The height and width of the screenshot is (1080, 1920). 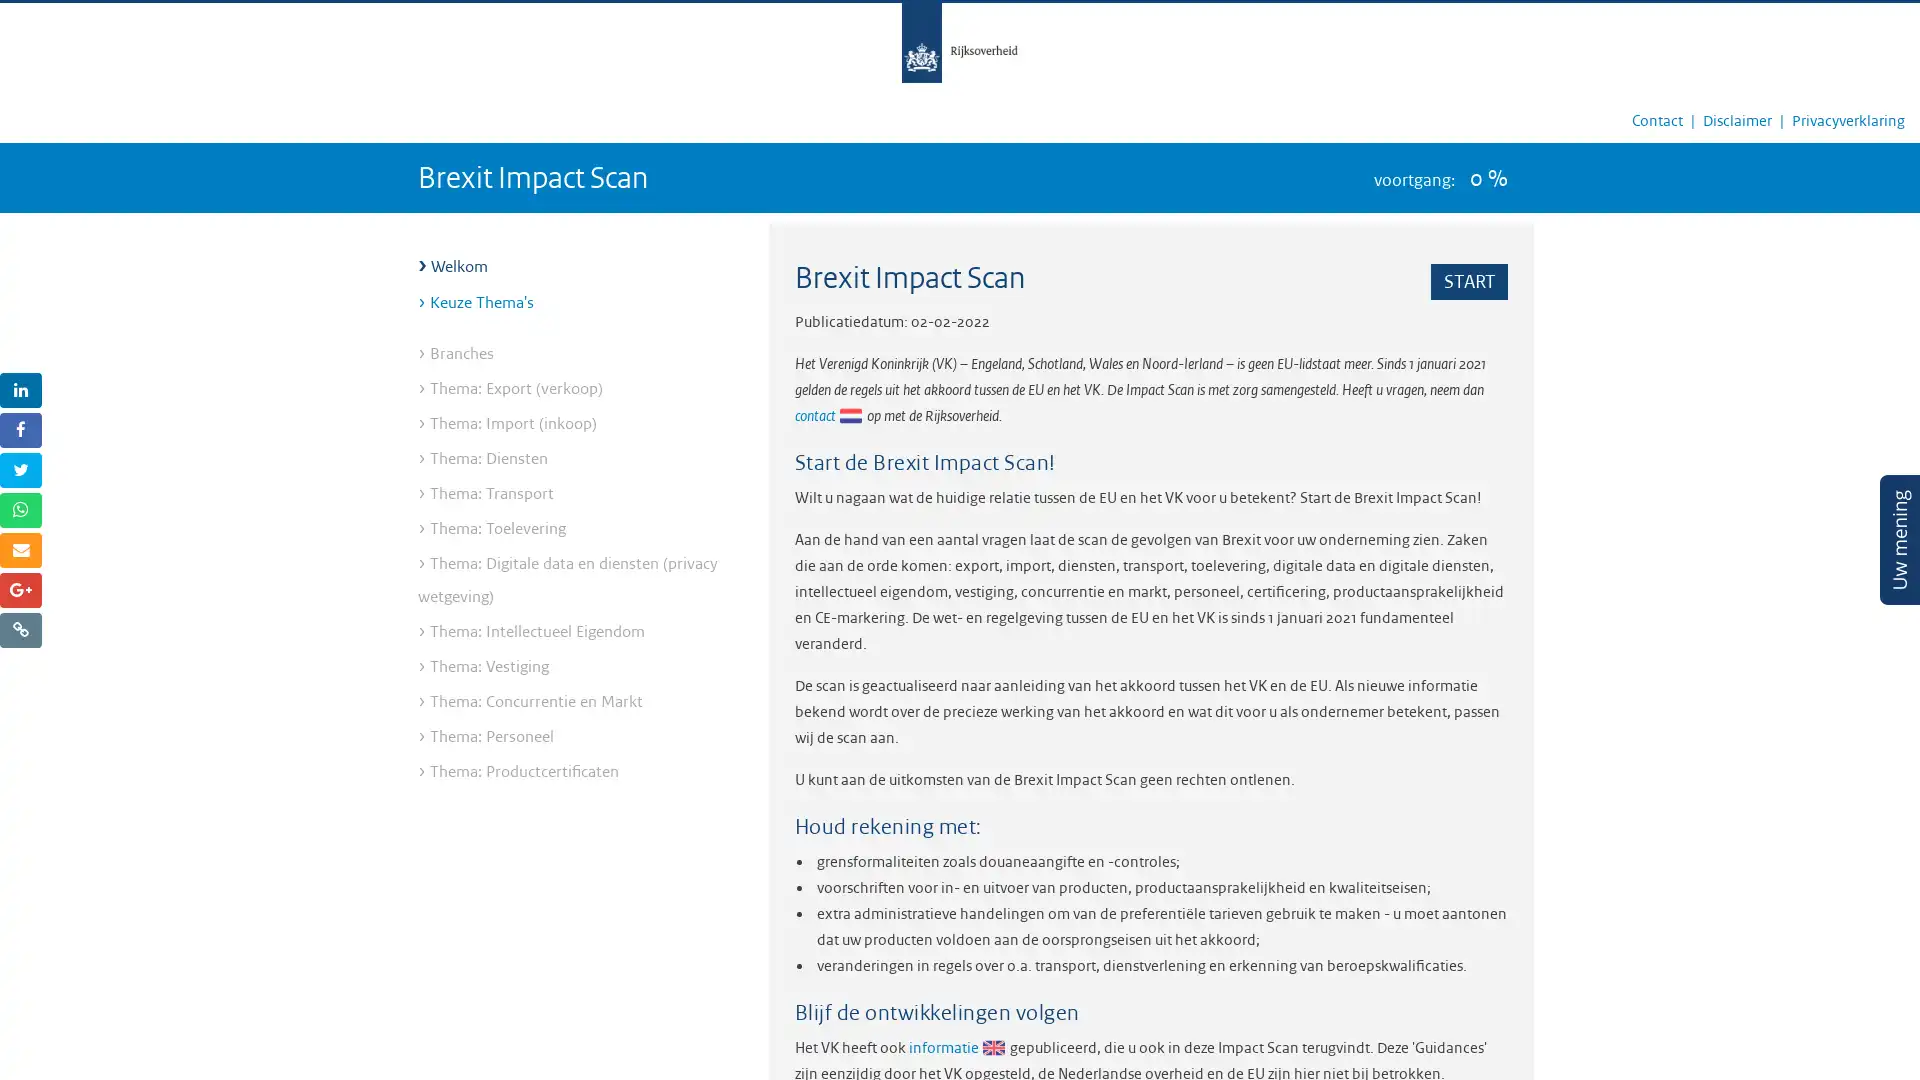 I want to click on Thema: Digitale data en diensten (privacy wetgeving), so click(x=575, y=579).